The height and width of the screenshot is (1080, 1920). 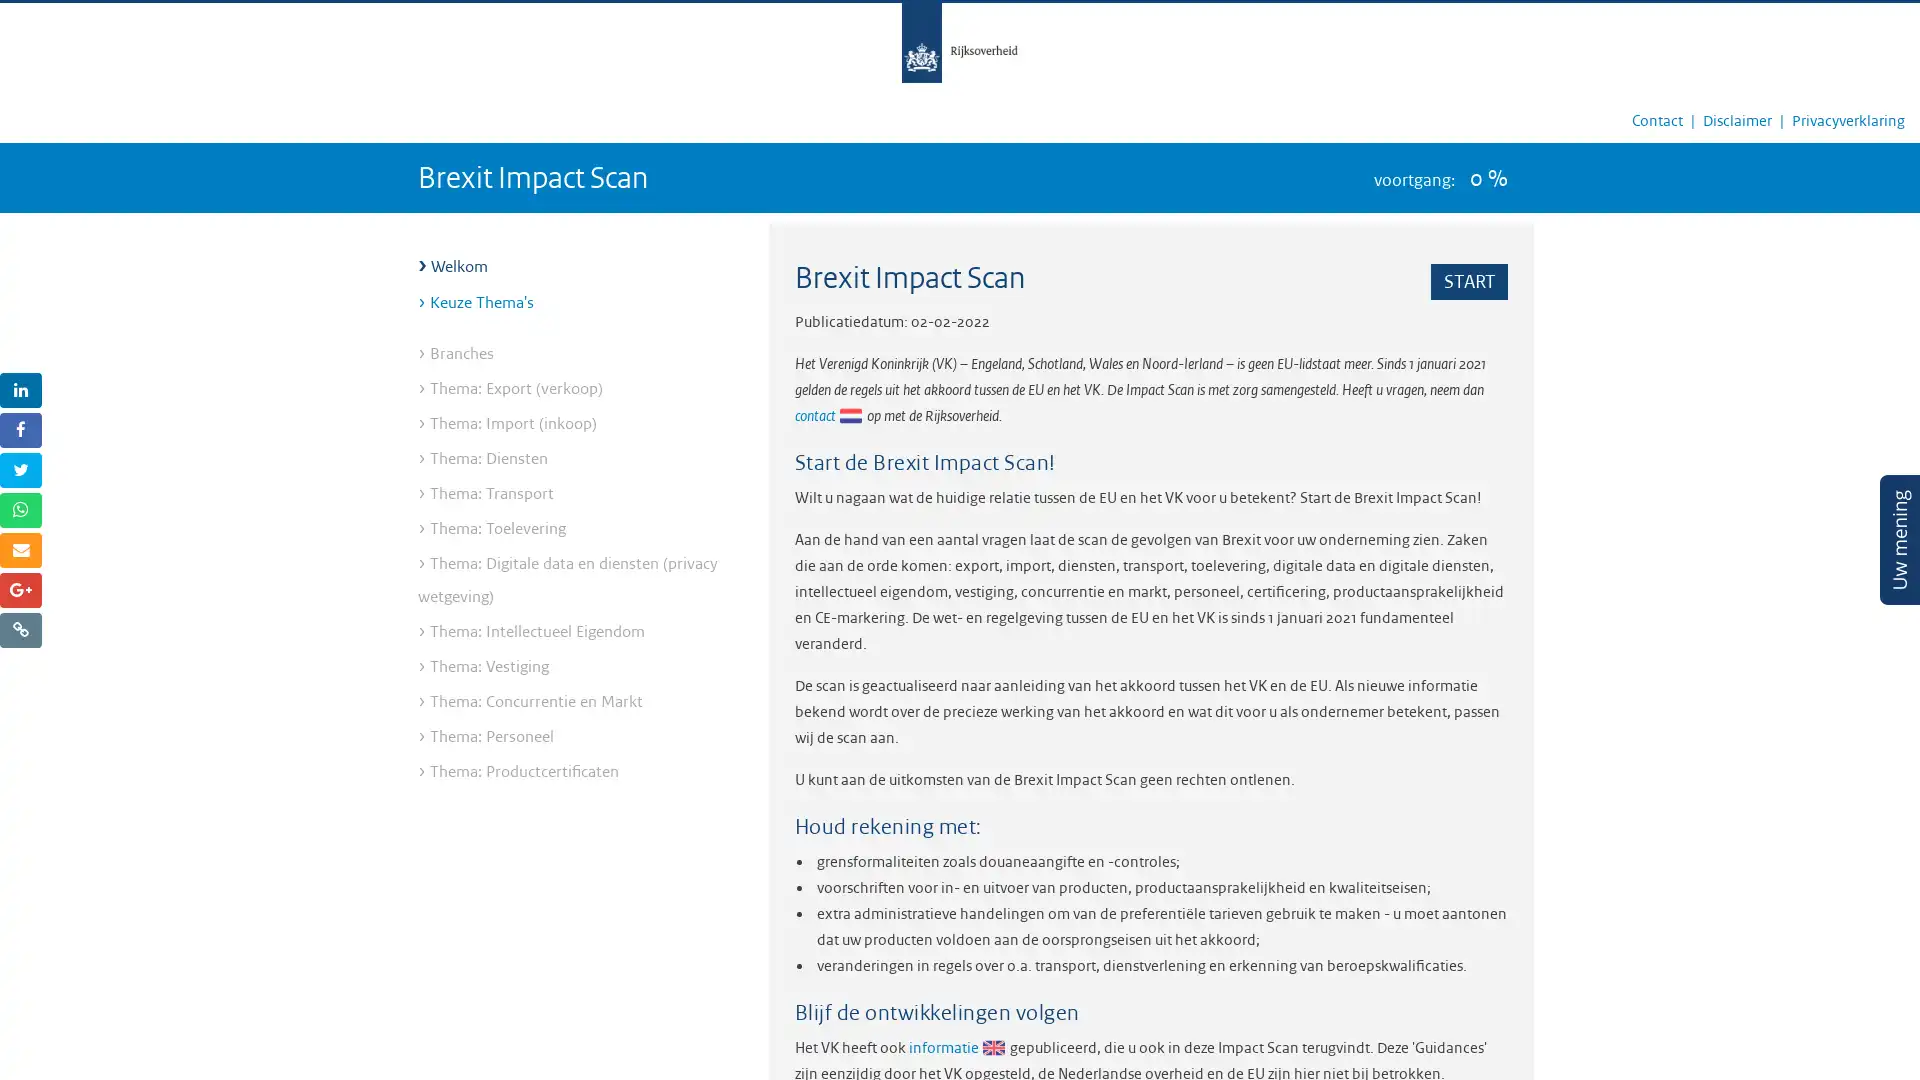 I want to click on Thema: Digitale data en diensten (privacy wetgeving), so click(x=575, y=579).